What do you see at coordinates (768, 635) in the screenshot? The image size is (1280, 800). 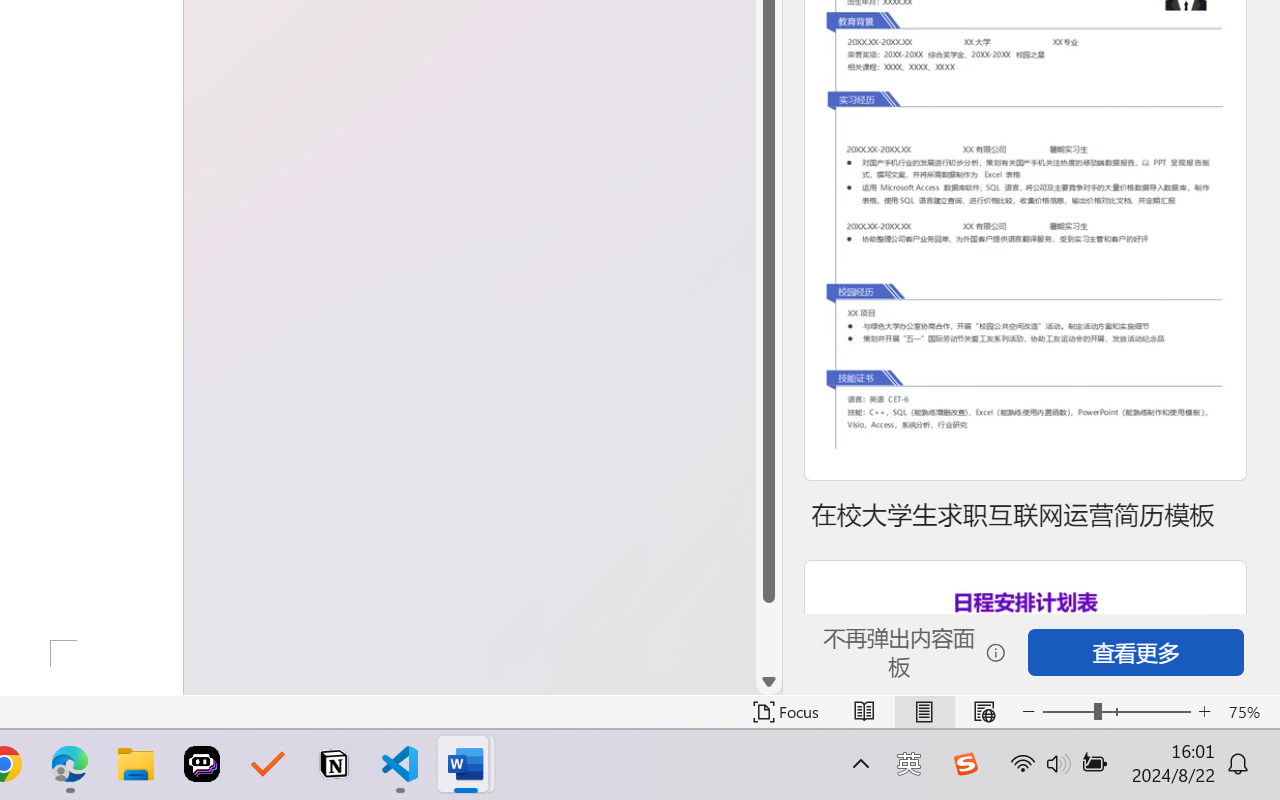 I see `'Page down'` at bounding box center [768, 635].